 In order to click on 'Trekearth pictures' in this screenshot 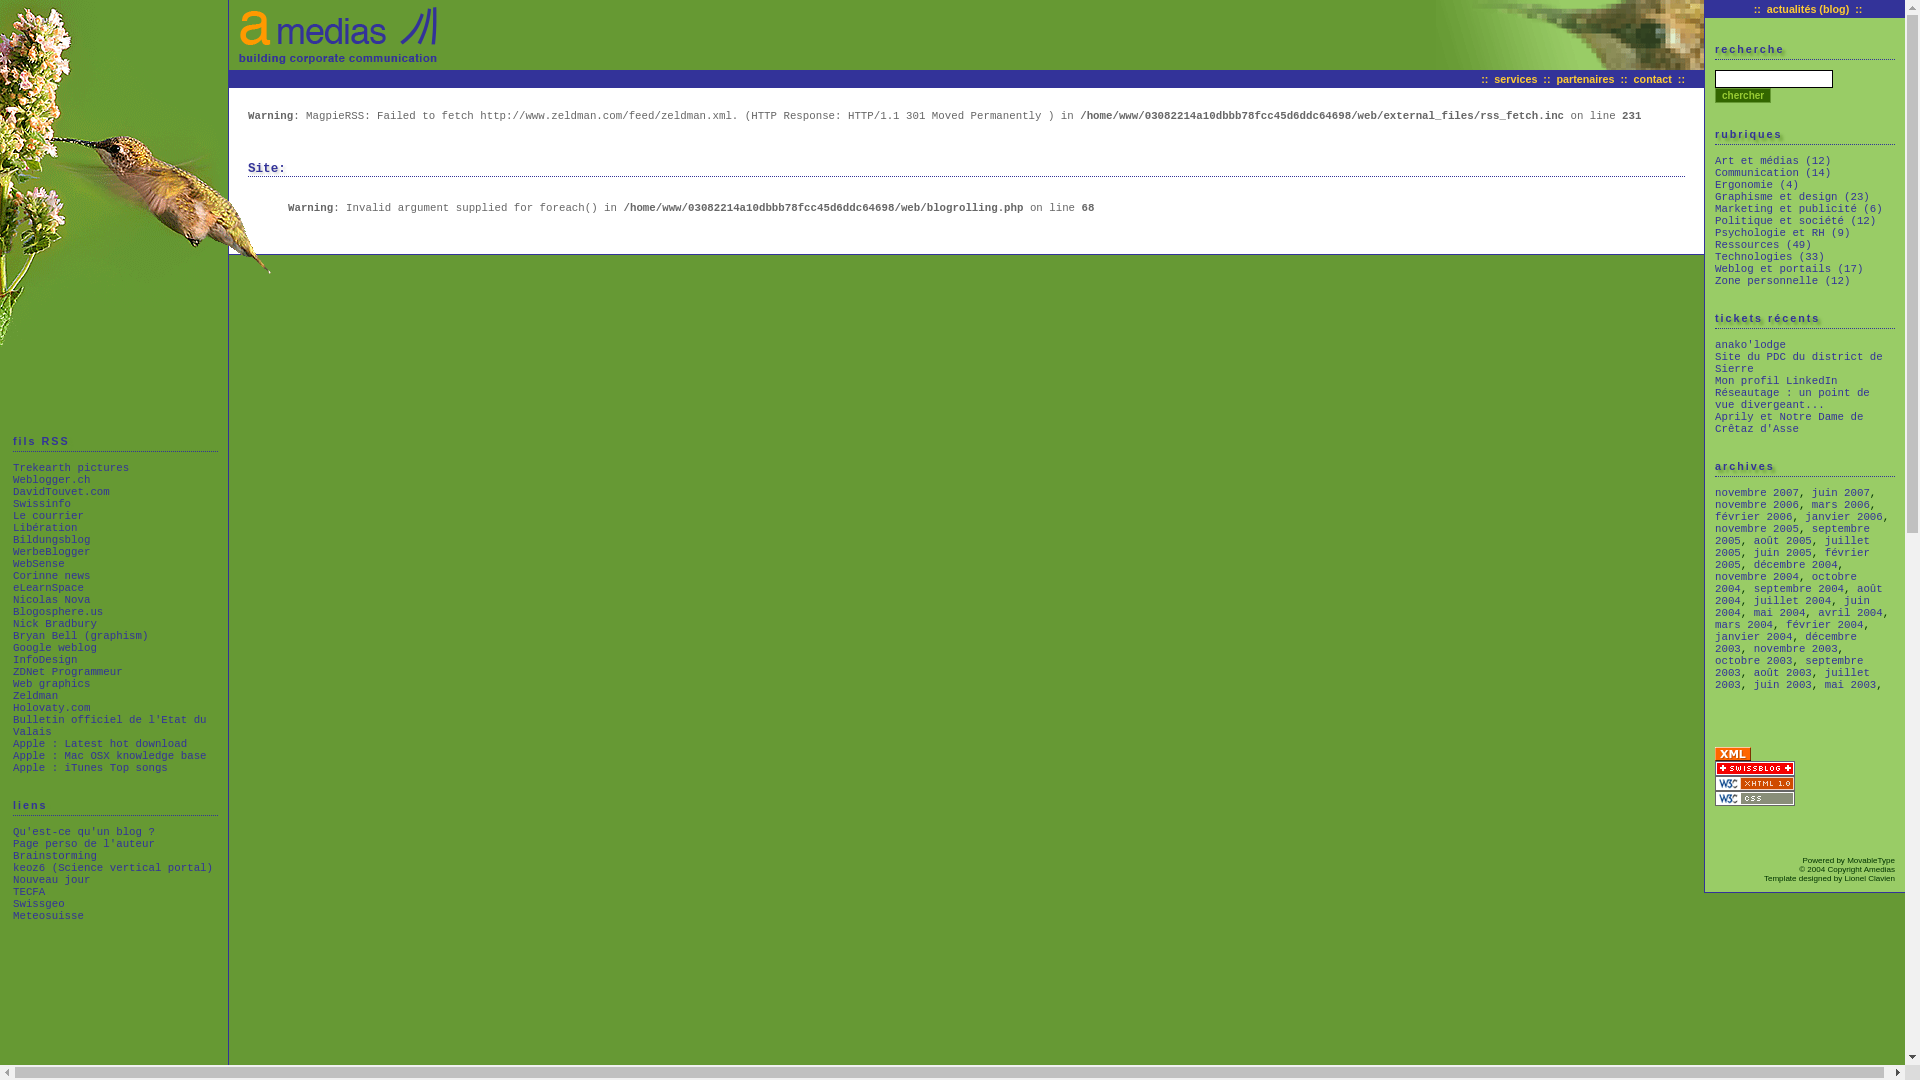, I will do `click(13, 467)`.